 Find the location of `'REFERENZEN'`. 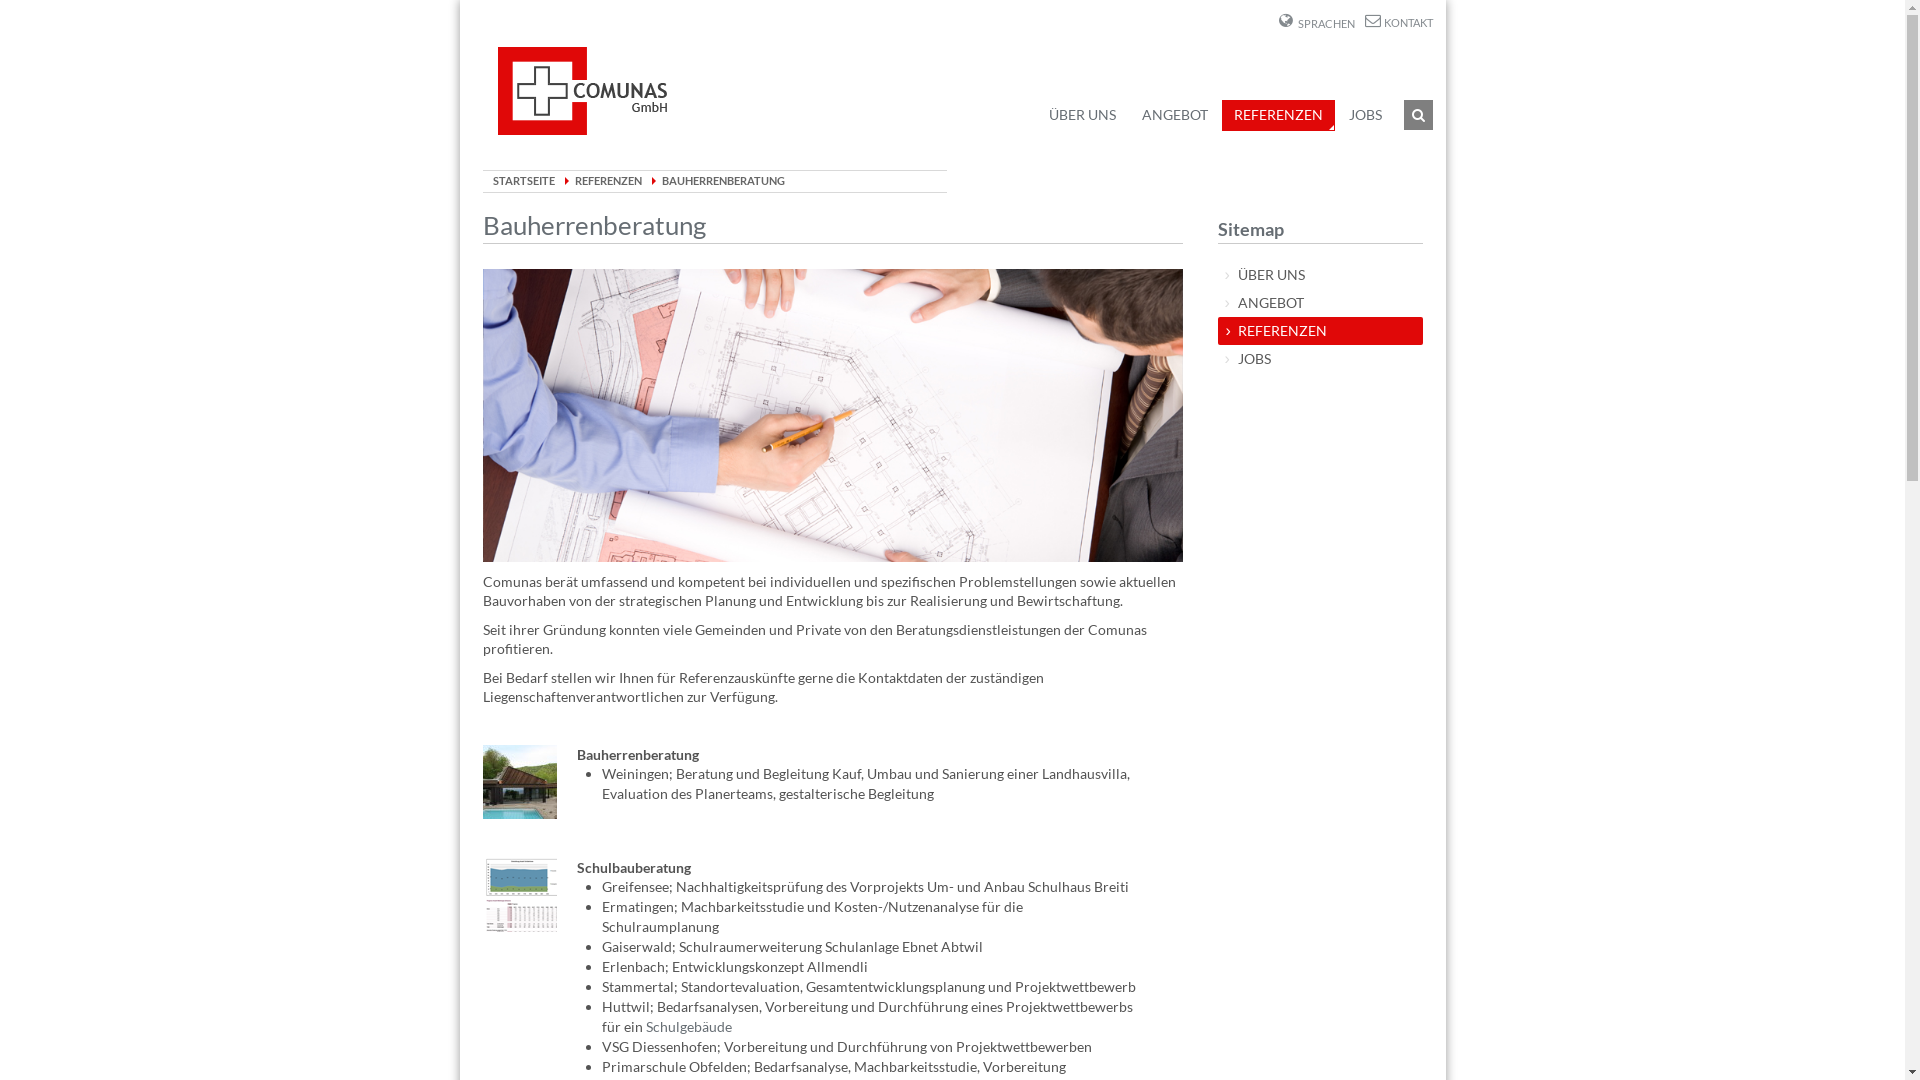

'REFERENZEN' is located at coordinates (1221, 115).